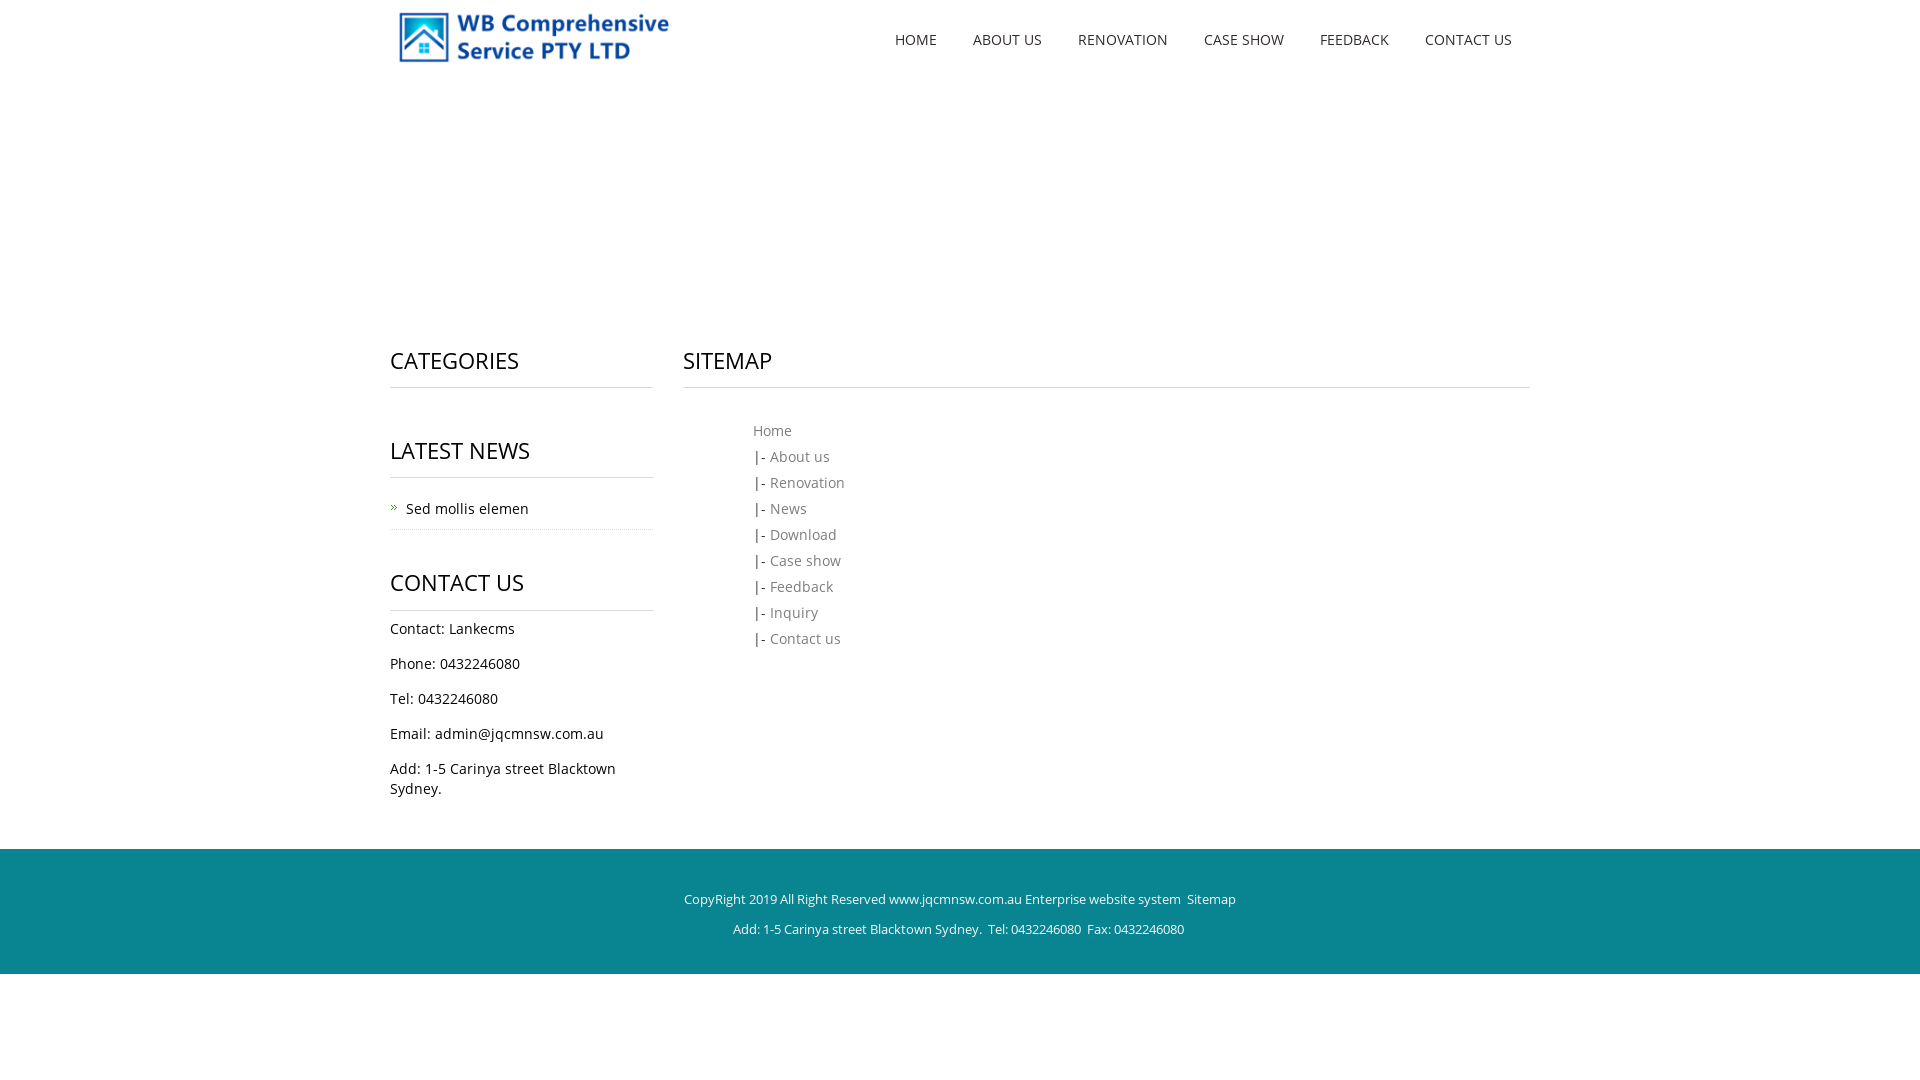  I want to click on 'FEEDBACK', so click(1354, 39).